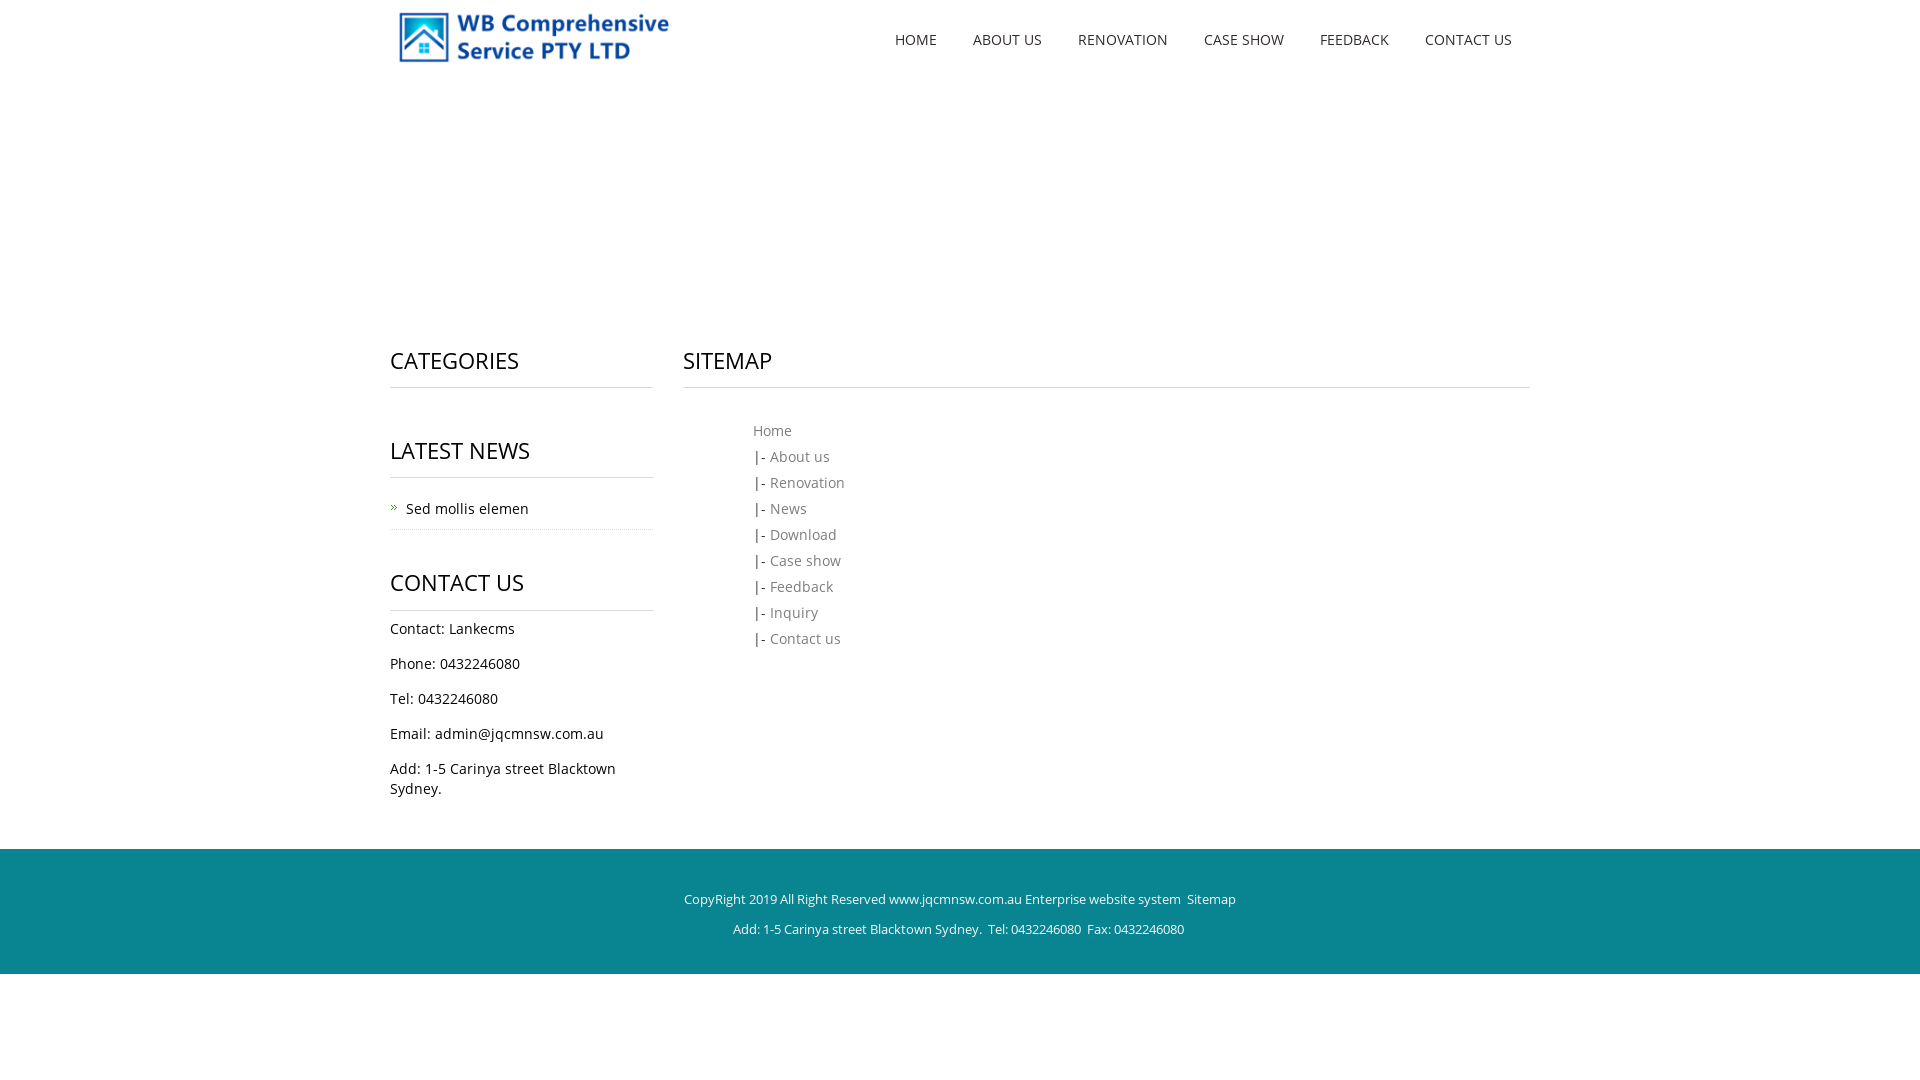  I want to click on 'FEEDBACK', so click(1354, 39).